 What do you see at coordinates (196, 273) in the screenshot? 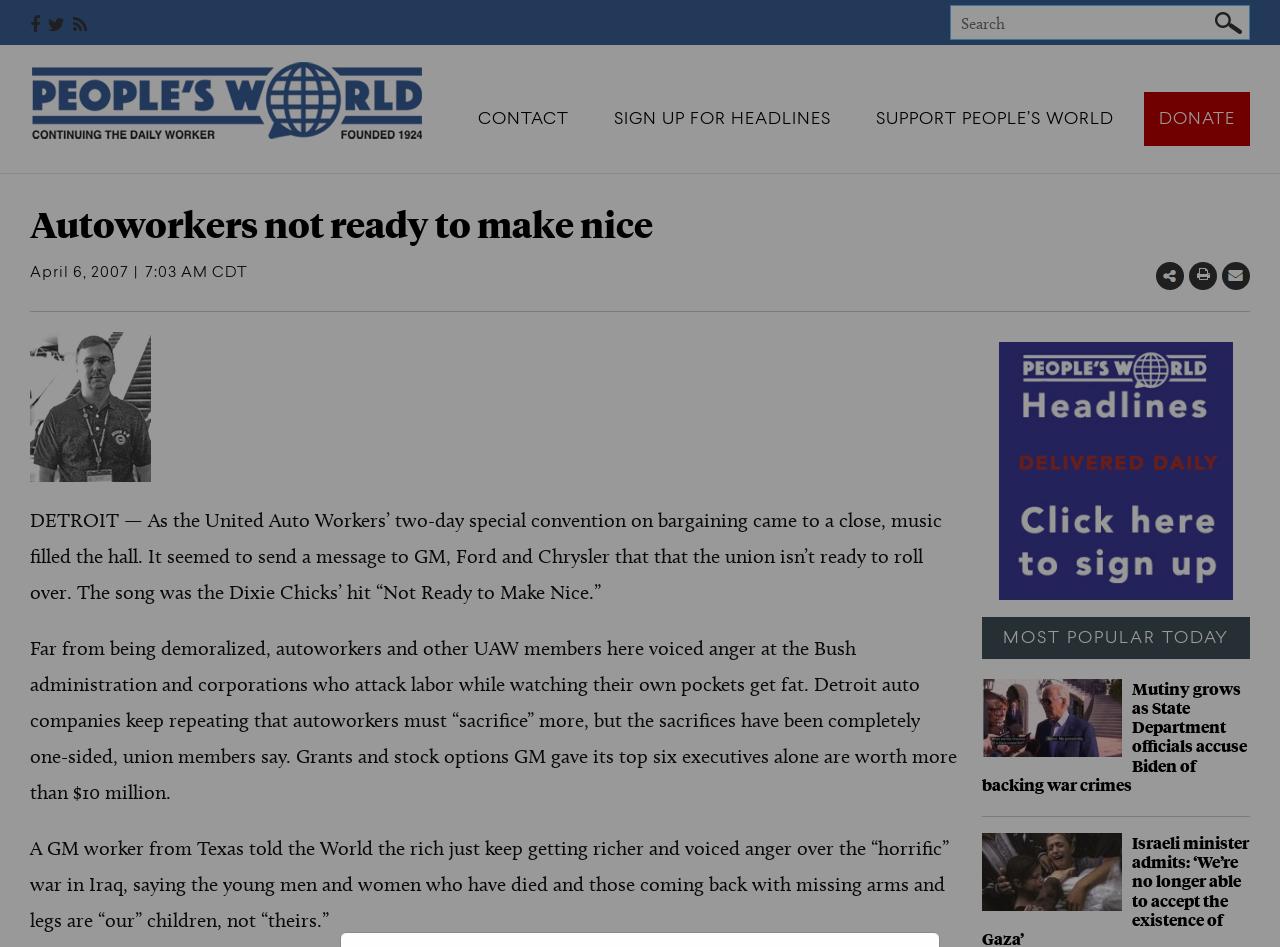
I see `'7:03 AM CDT'` at bounding box center [196, 273].